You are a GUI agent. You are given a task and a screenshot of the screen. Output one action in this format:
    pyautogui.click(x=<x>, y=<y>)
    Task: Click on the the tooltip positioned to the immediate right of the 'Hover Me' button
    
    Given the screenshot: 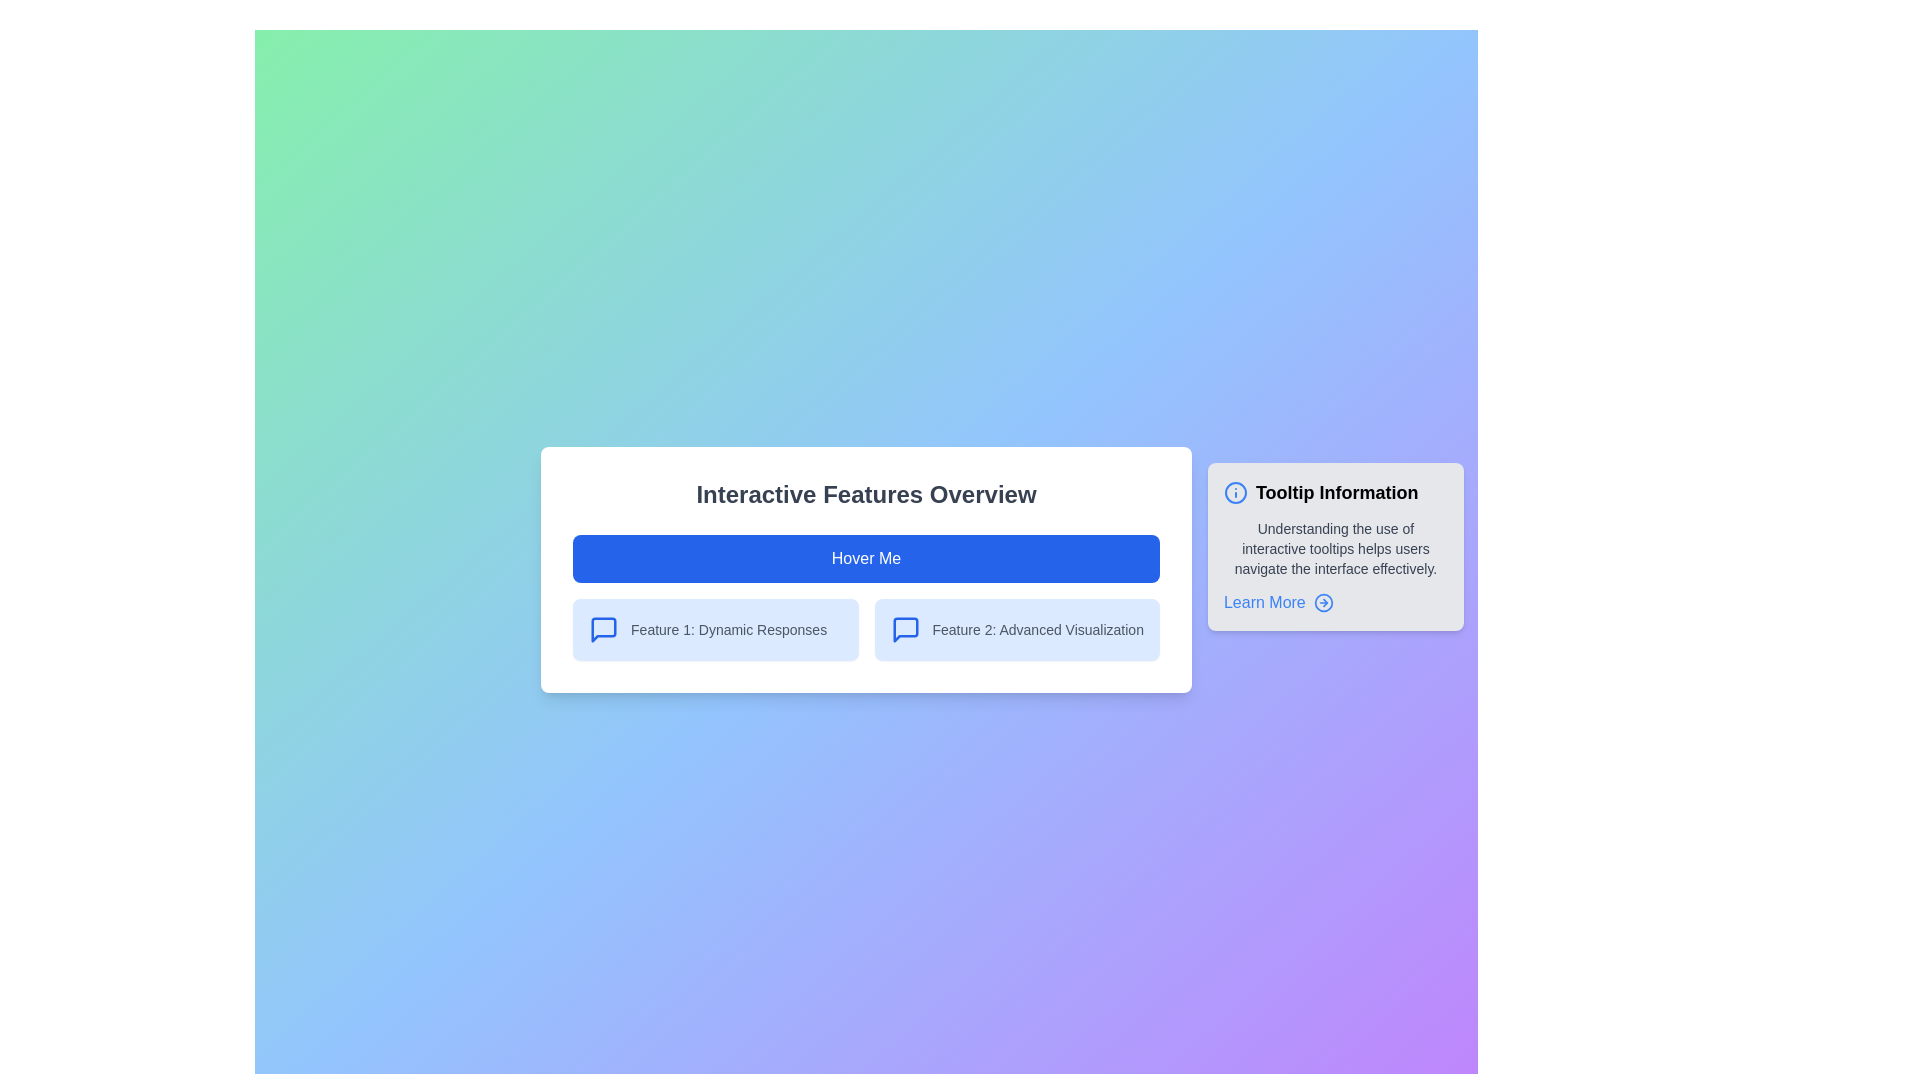 What is the action you would take?
    pyautogui.click(x=1335, y=547)
    